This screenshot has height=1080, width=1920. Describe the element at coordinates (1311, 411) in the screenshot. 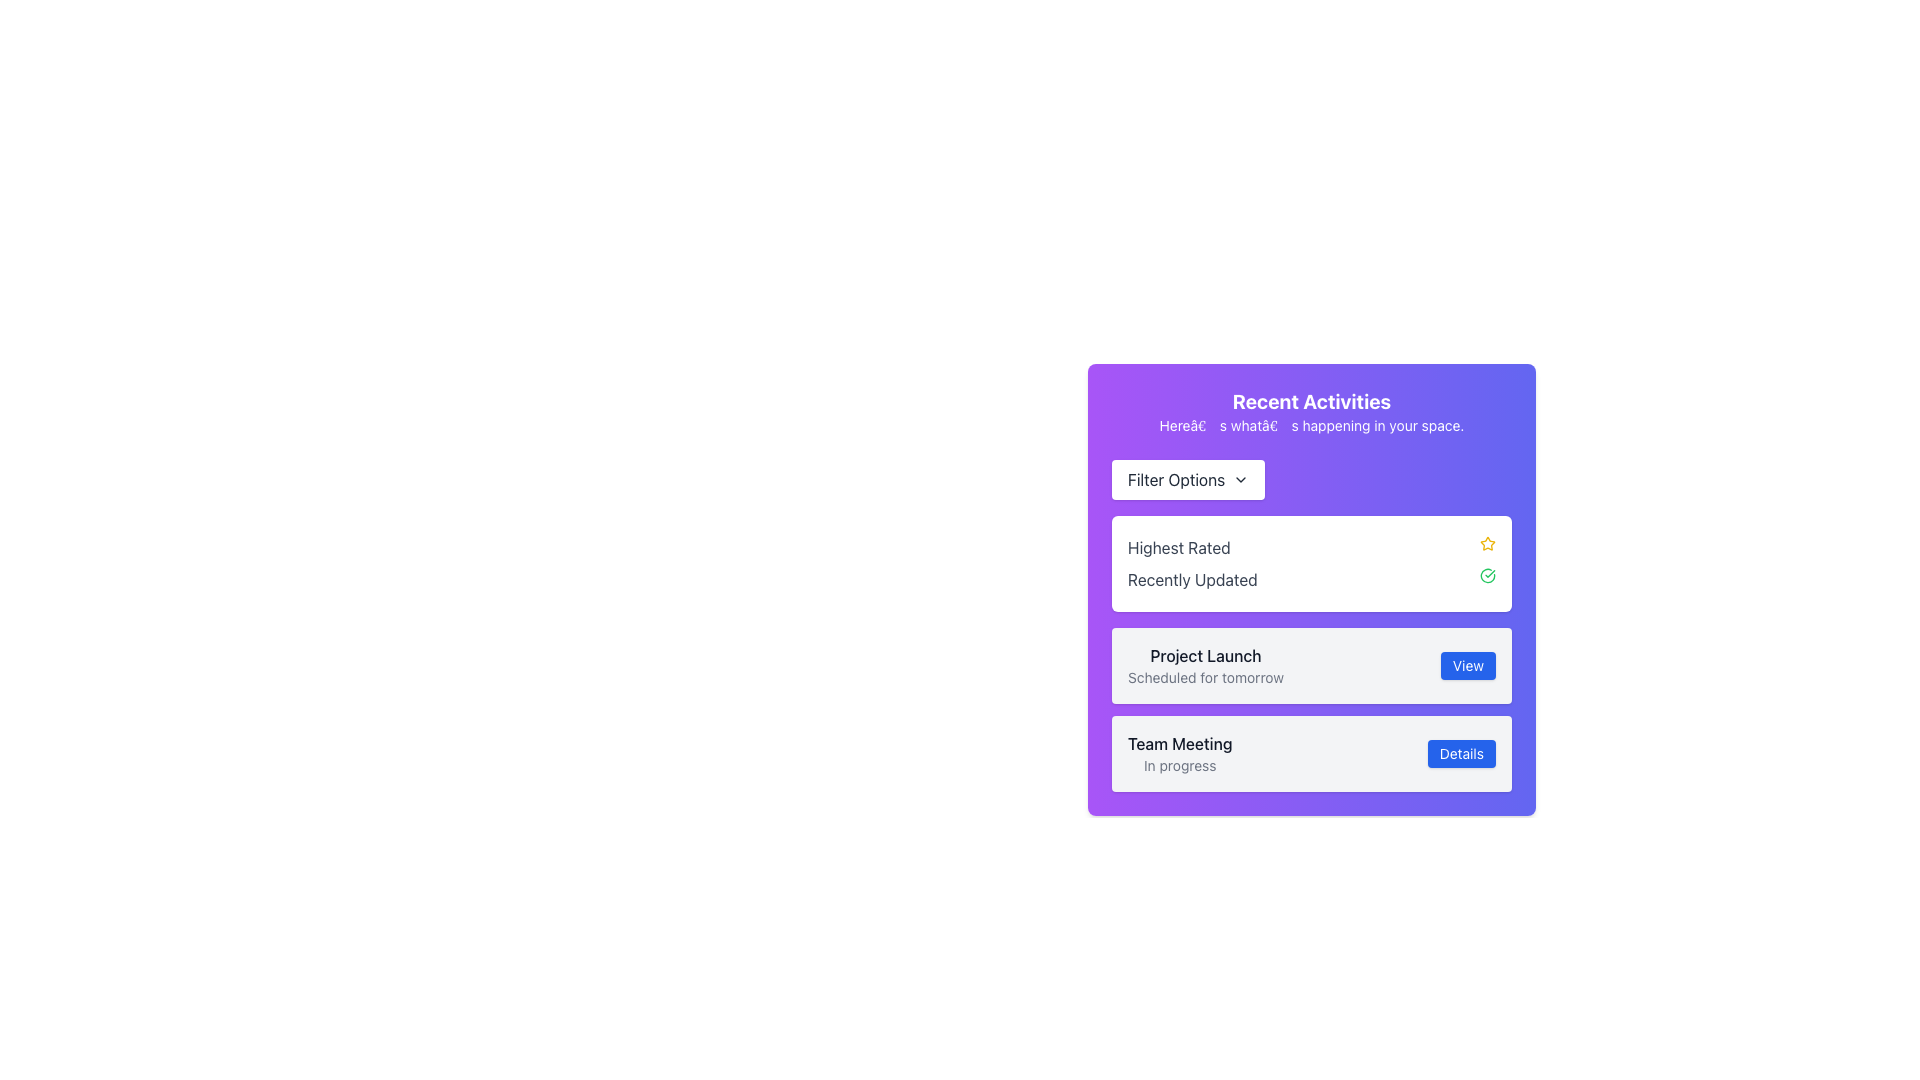

I see `the 'Recent Activities' text label, which is styled in bold and located at the top of a card with a gradient purple background` at that location.